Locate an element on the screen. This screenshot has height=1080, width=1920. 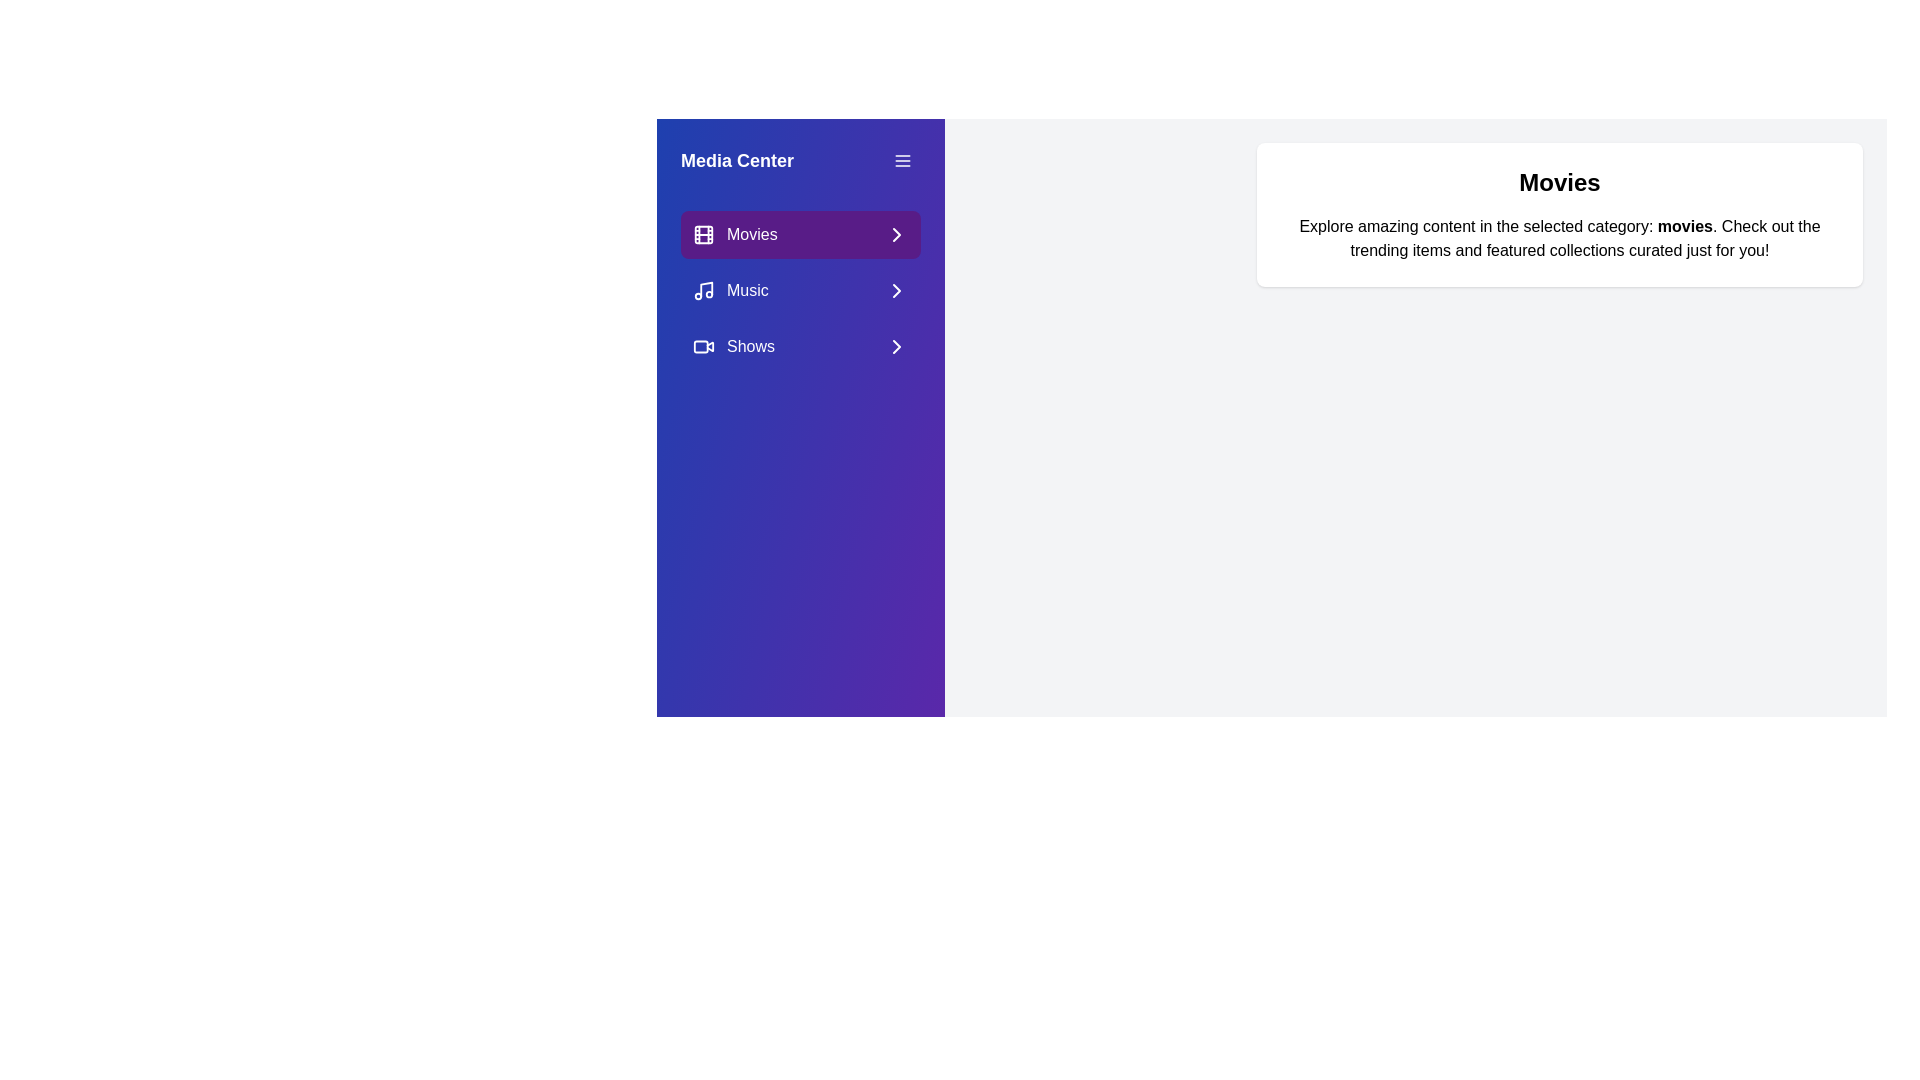
bolded text emphasizing the category 'movies' located towards the end of a sentence in the descriptive statement box on the right portion of the interface is located at coordinates (1684, 225).